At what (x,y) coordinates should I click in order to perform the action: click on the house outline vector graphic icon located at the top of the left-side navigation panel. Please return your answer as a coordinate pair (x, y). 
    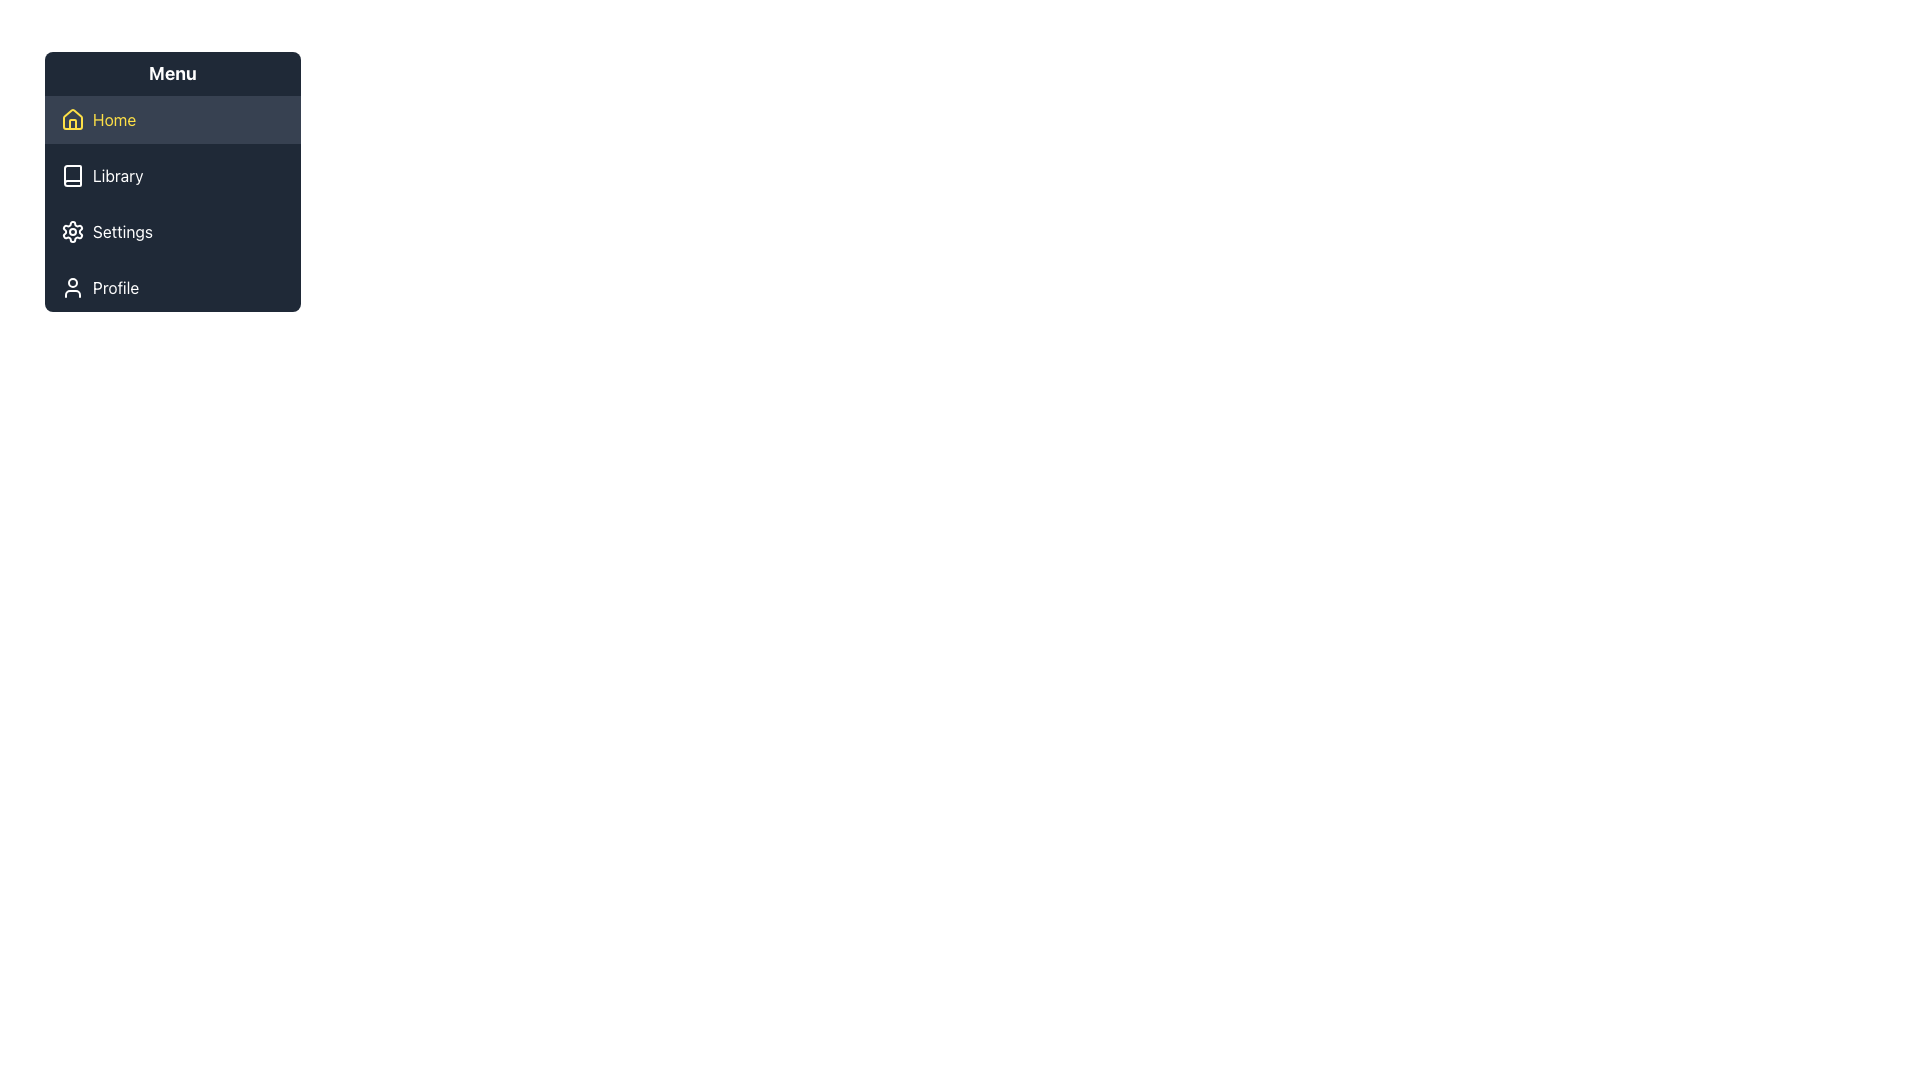
    Looking at the image, I should click on (72, 119).